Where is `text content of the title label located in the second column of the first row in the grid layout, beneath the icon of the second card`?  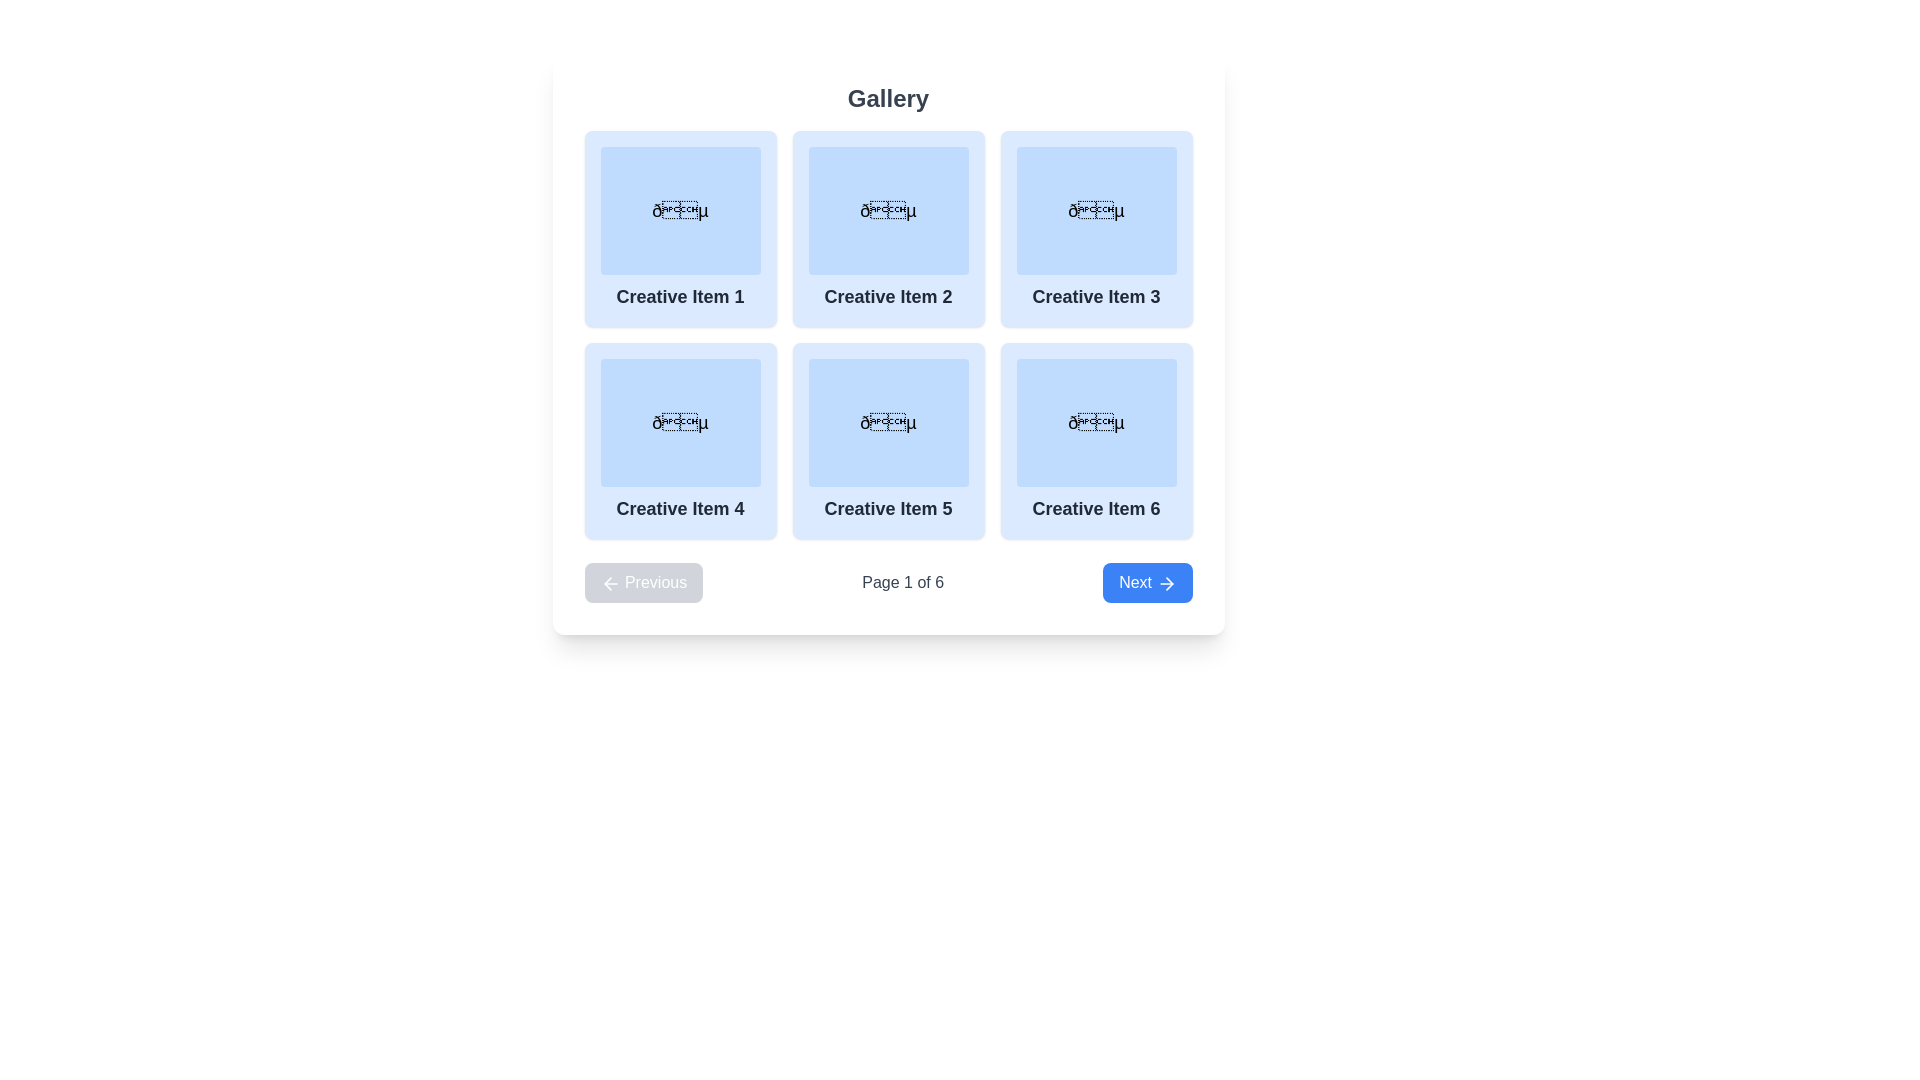 text content of the title label located in the second column of the first row in the grid layout, beneath the icon of the second card is located at coordinates (887, 297).